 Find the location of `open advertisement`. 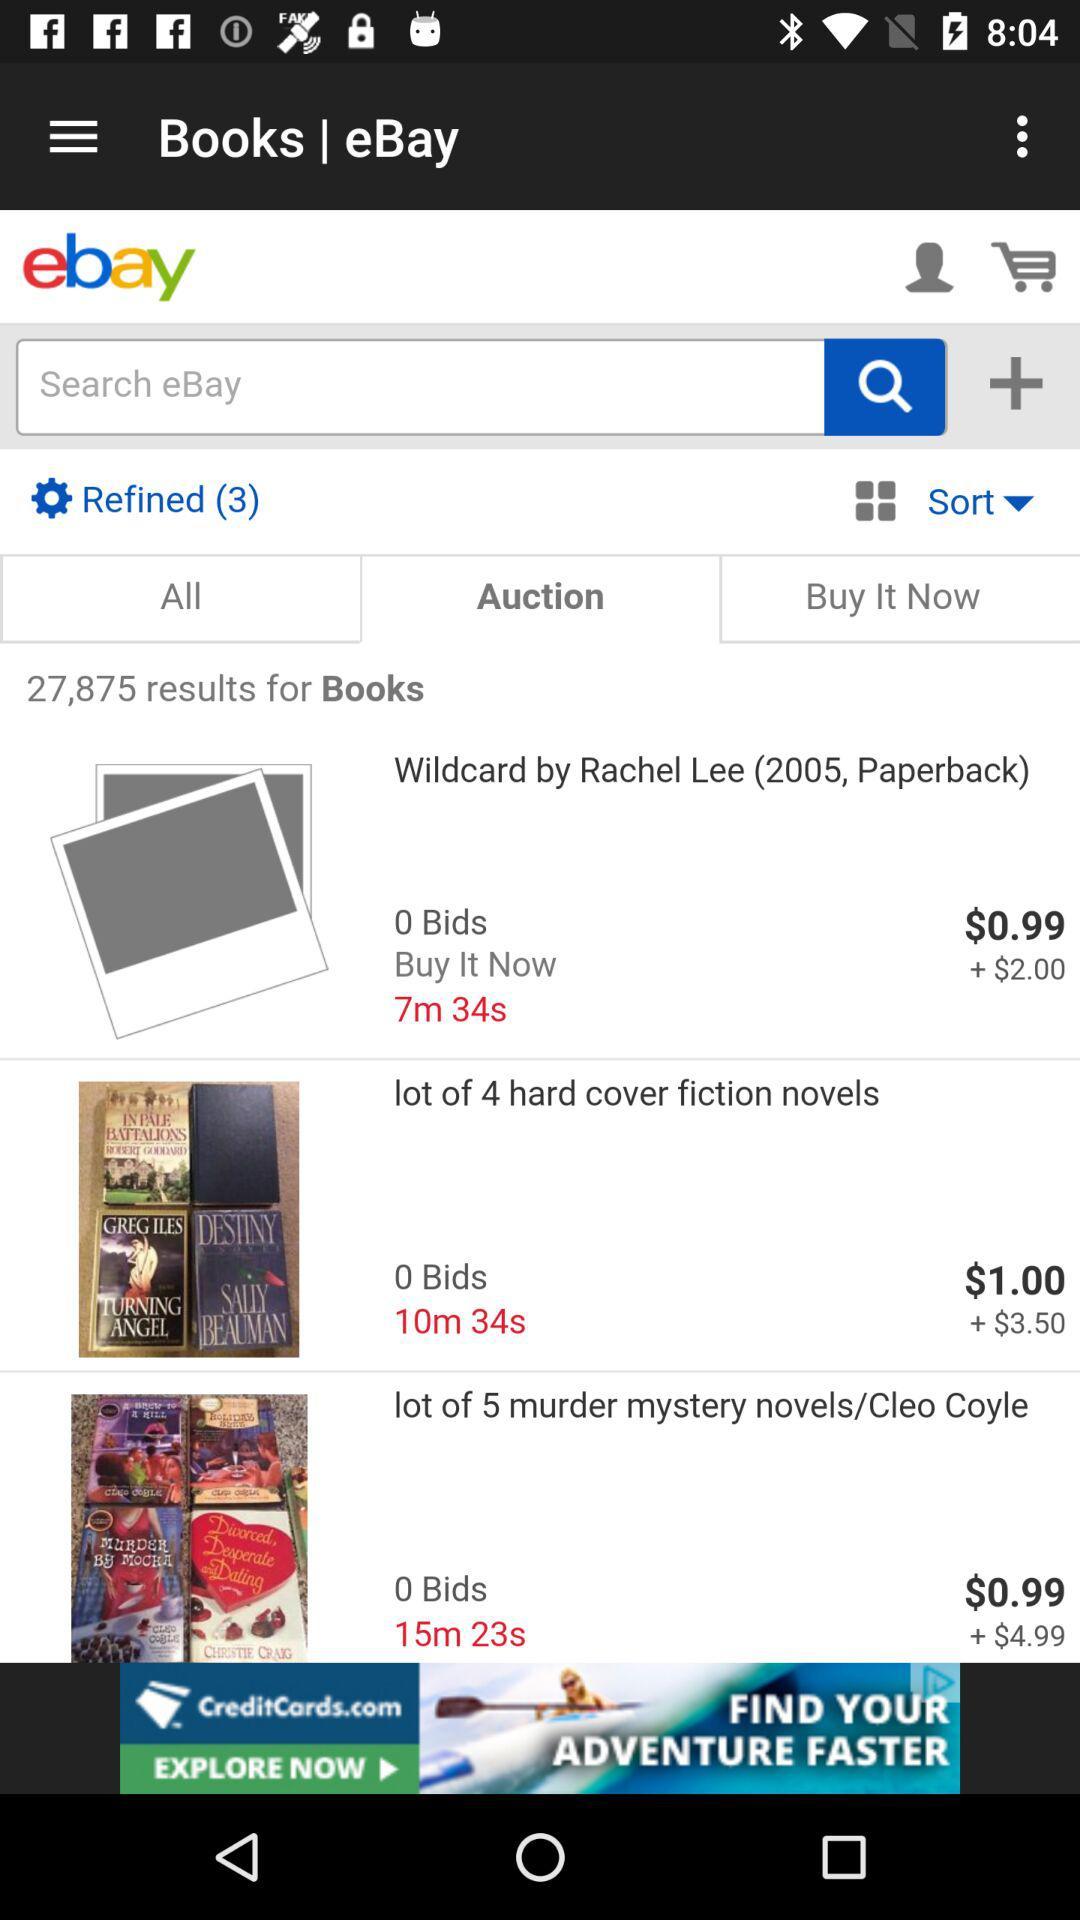

open advertisement is located at coordinates (540, 1727).